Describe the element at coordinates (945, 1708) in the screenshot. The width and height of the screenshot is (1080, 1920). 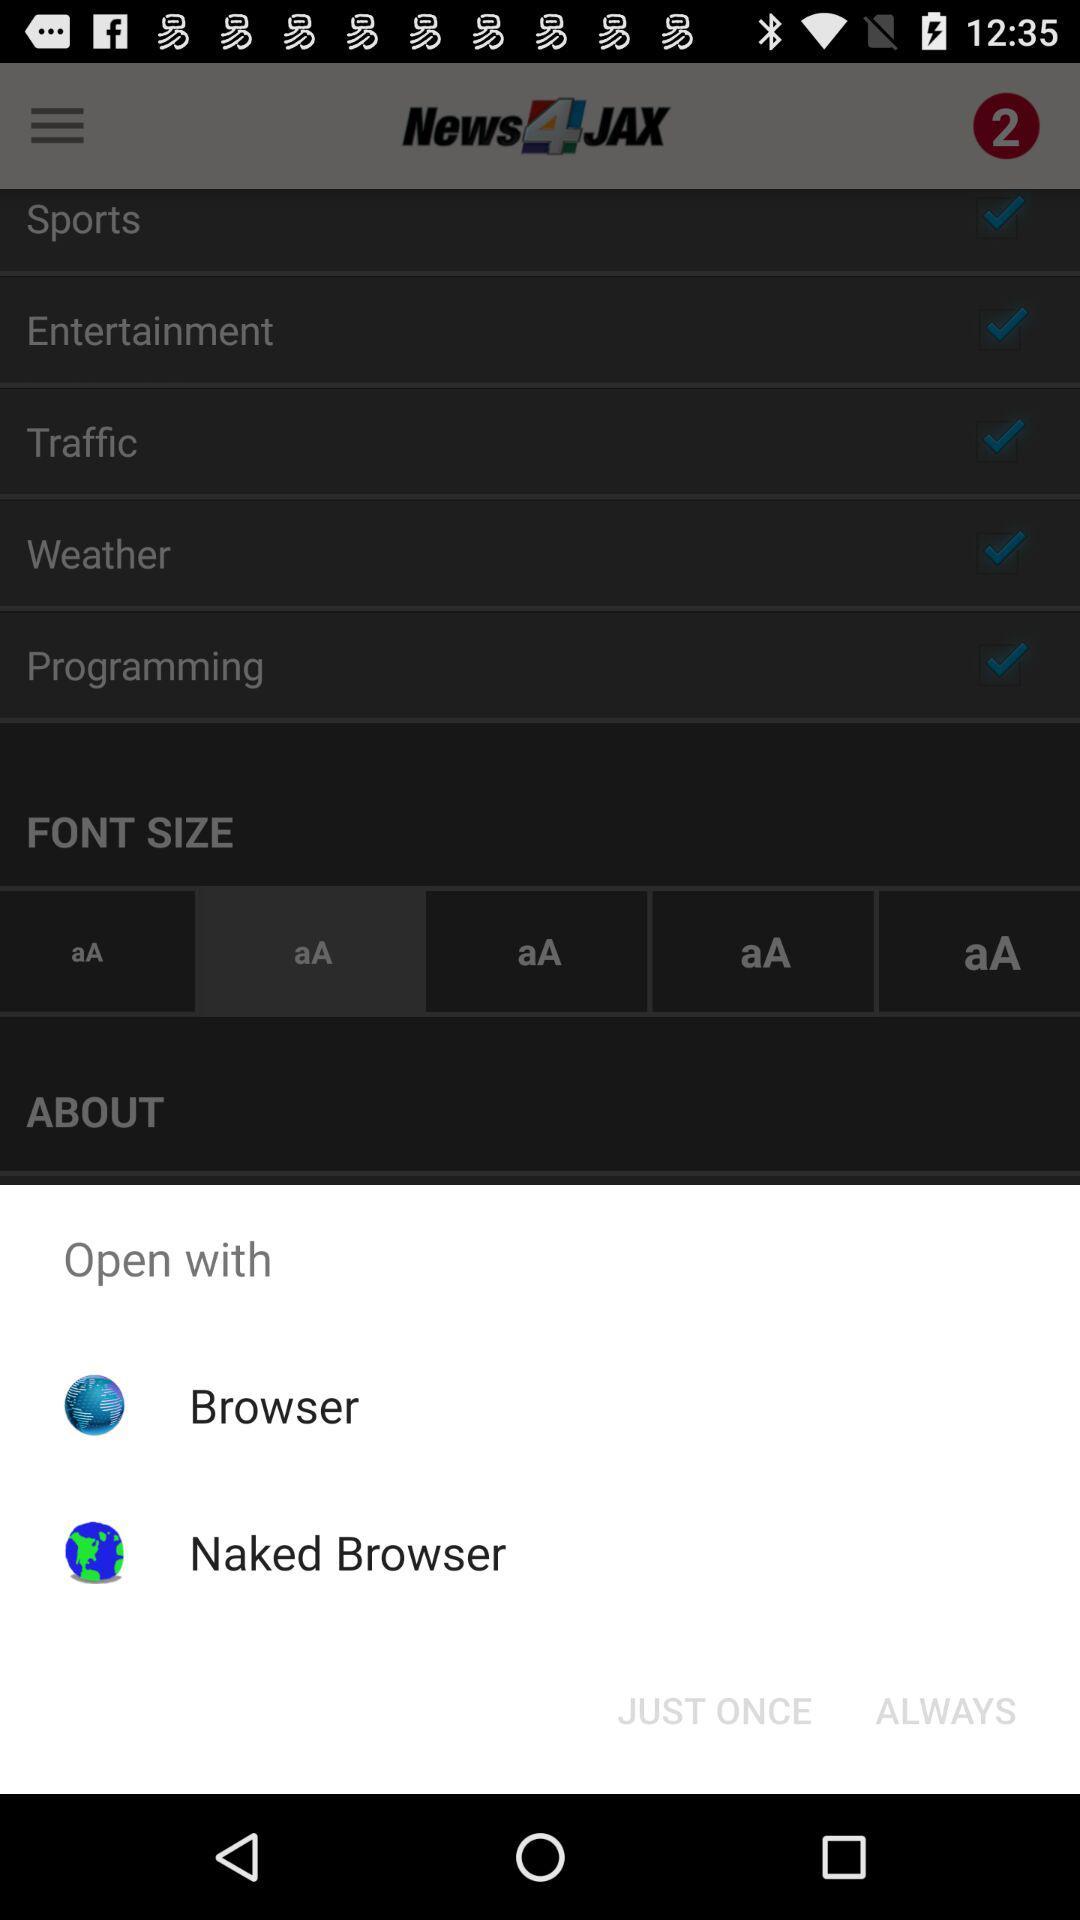
I see `the always button` at that location.